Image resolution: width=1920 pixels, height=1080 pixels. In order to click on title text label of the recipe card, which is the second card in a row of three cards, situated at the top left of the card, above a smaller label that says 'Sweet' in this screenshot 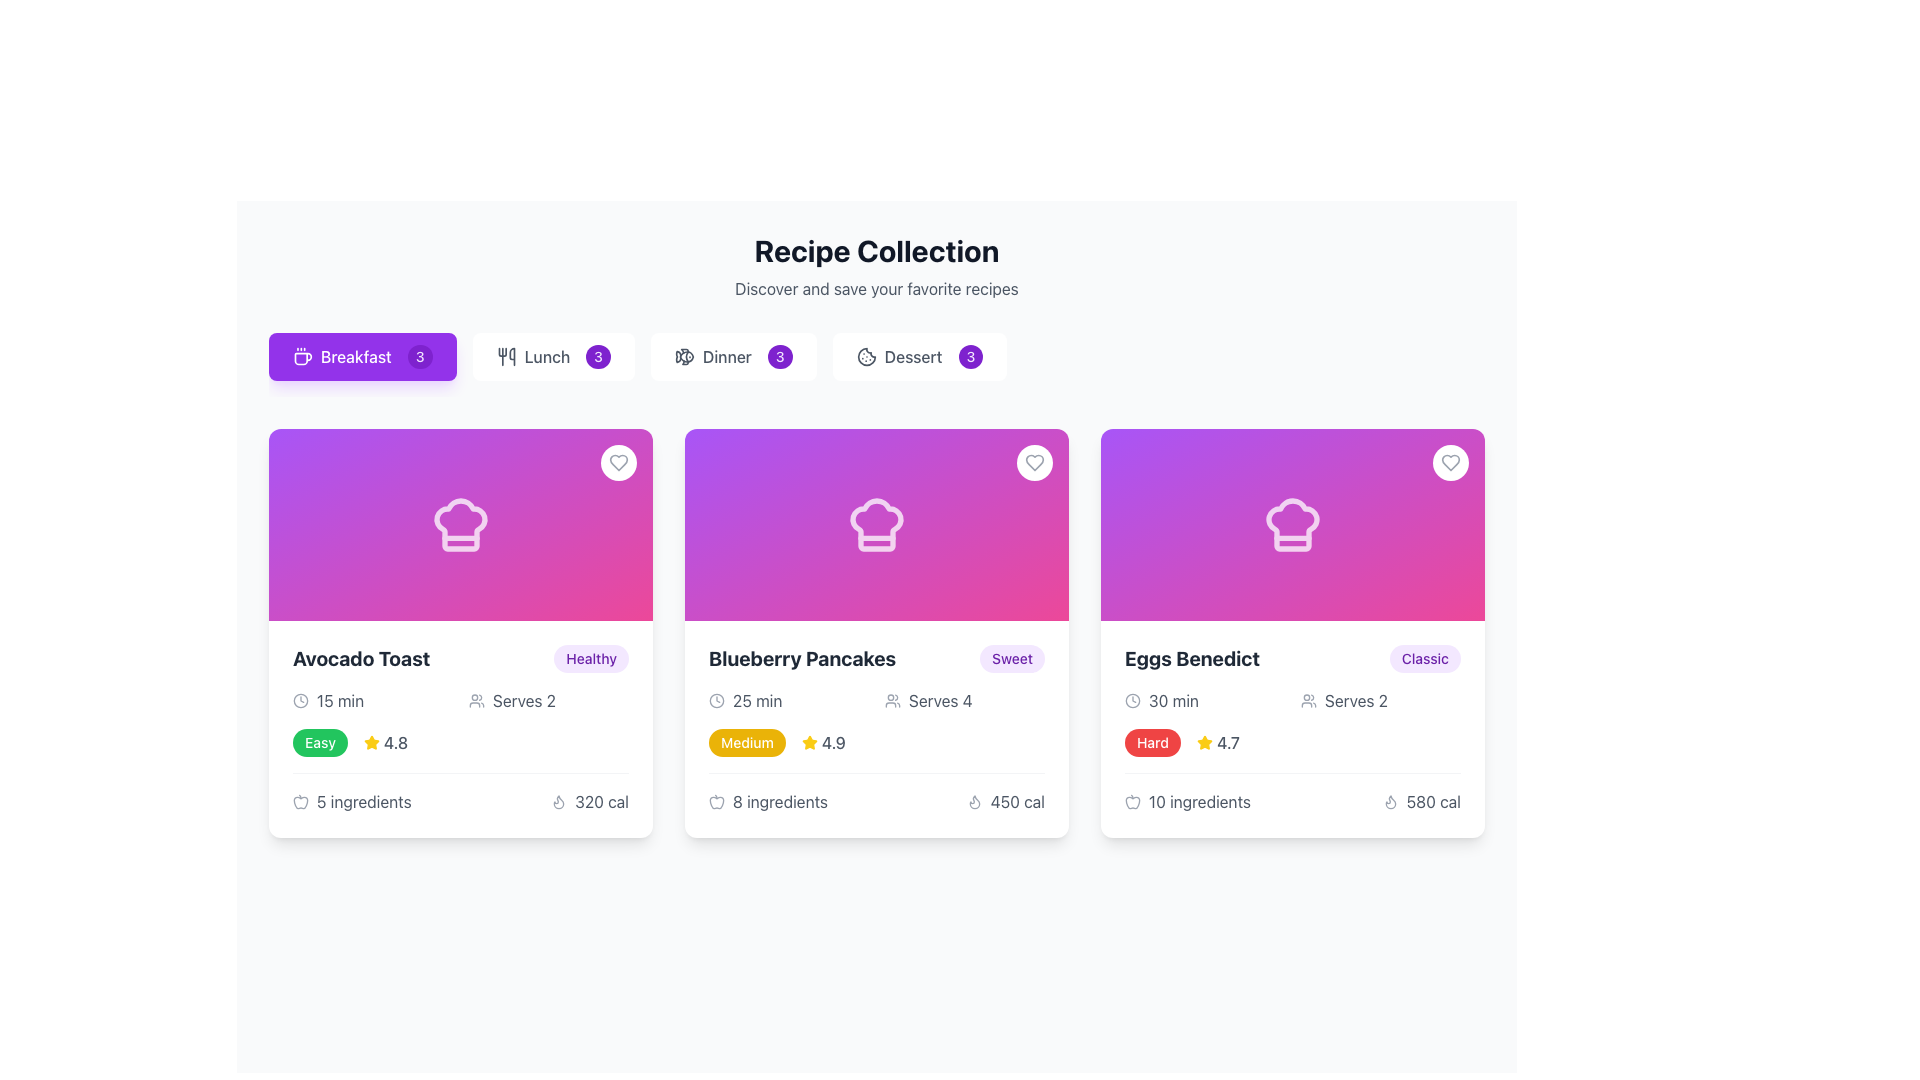, I will do `click(802, 659)`.